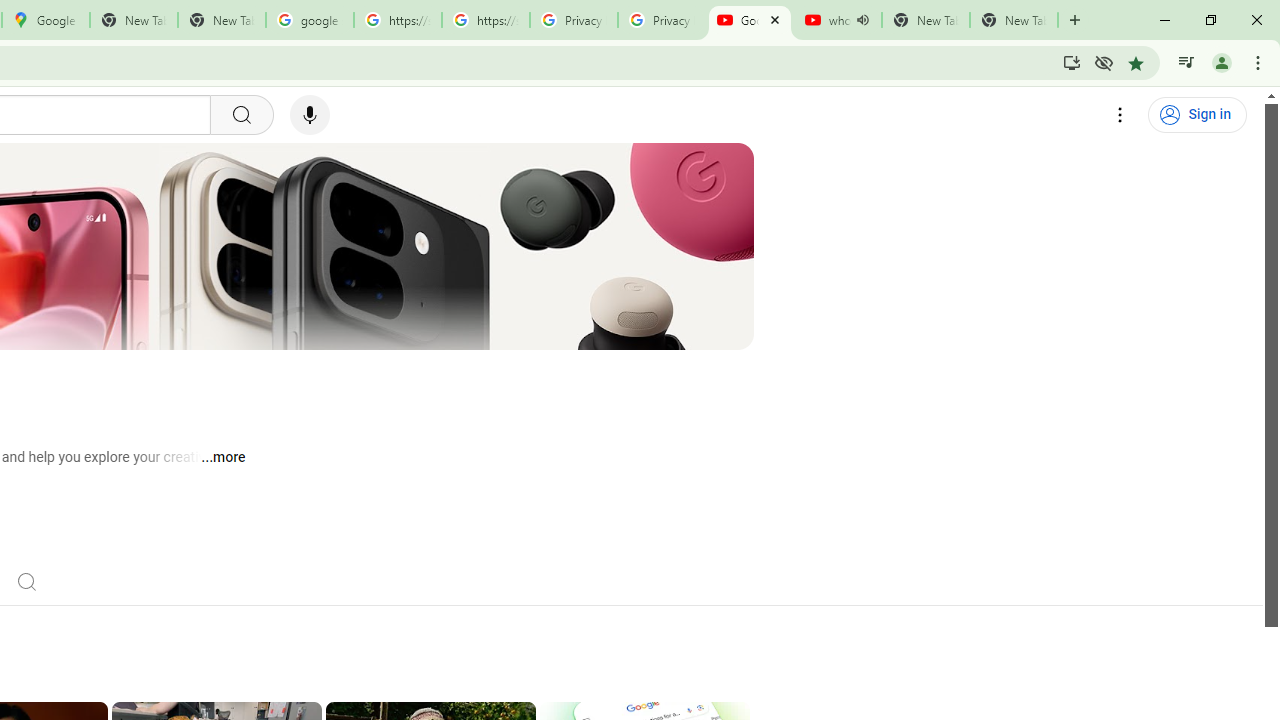 This screenshot has height=720, width=1280. What do you see at coordinates (1071, 61) in the screenshot?
I see `'Install YouTube'` at bounding box center [1071, 61].